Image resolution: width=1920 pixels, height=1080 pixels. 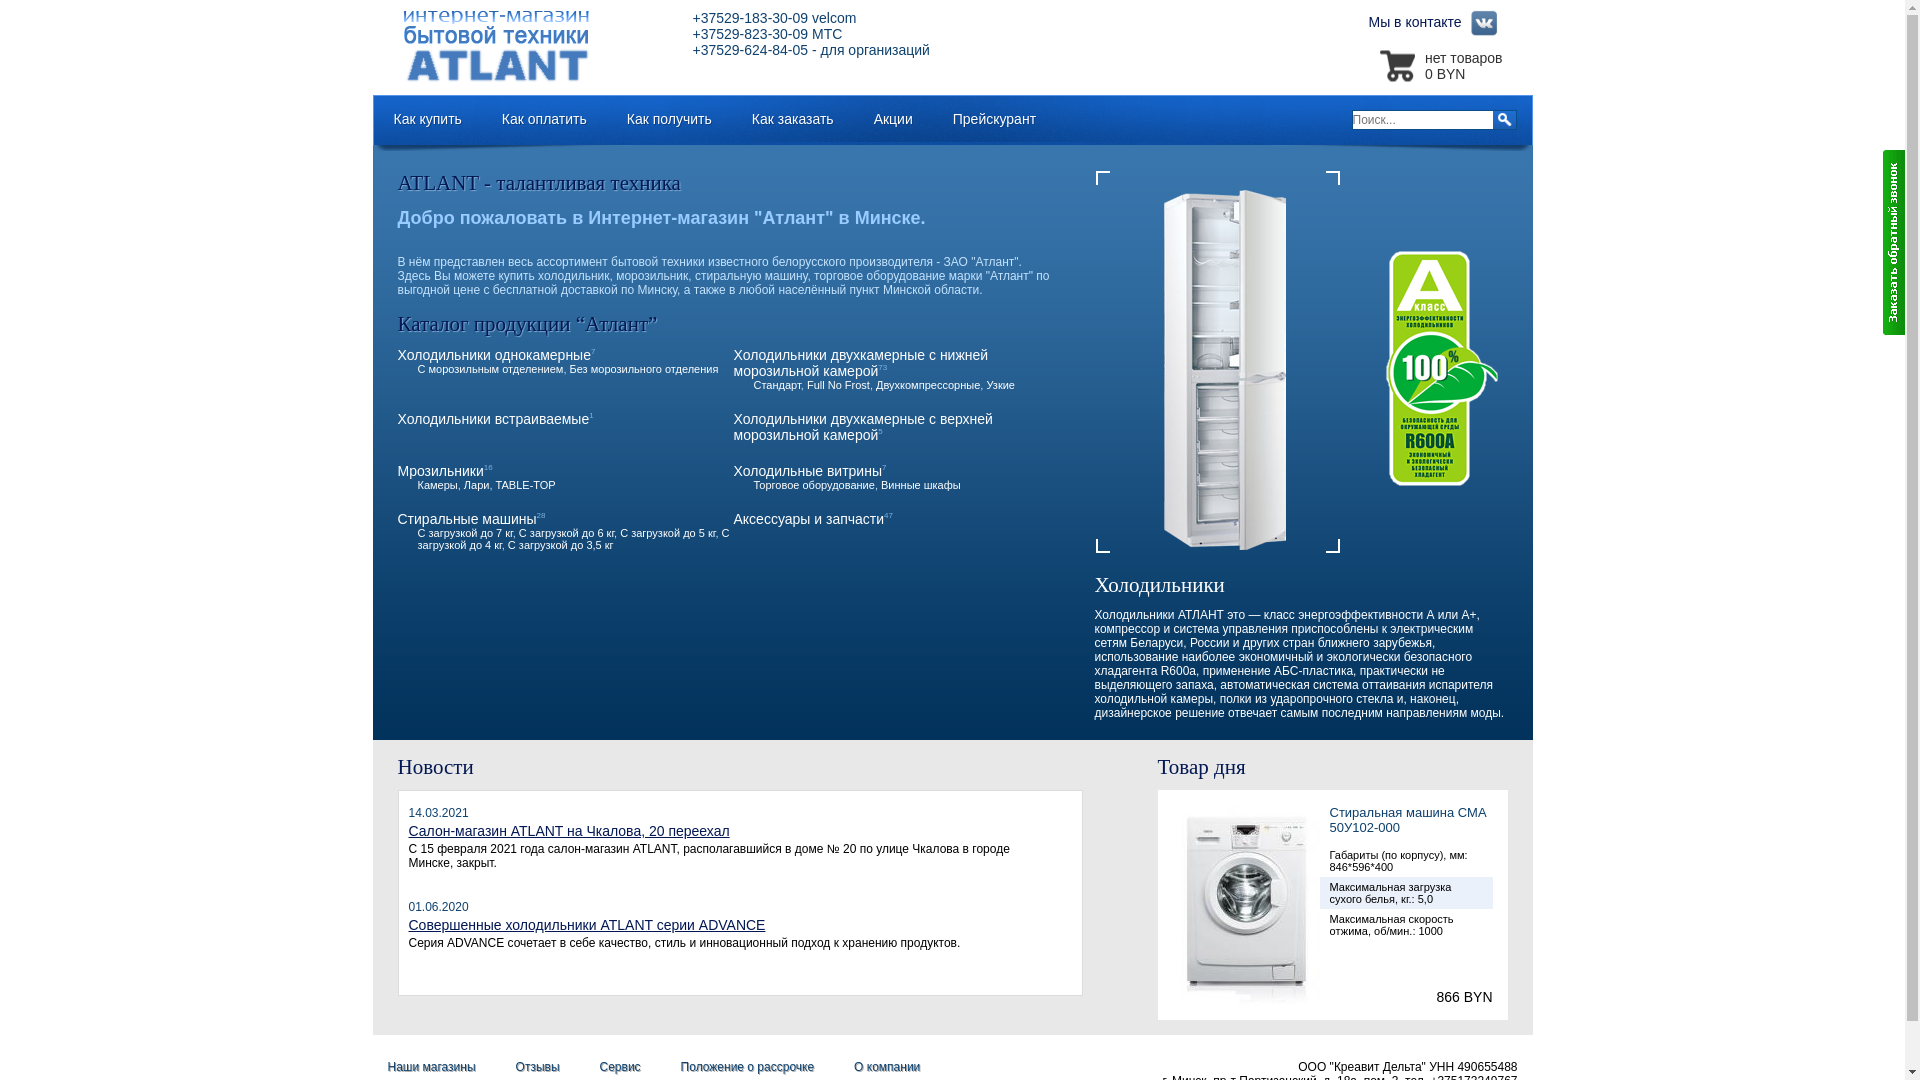 I want to click on 'Full No Frost', so click(x=838, y=385).